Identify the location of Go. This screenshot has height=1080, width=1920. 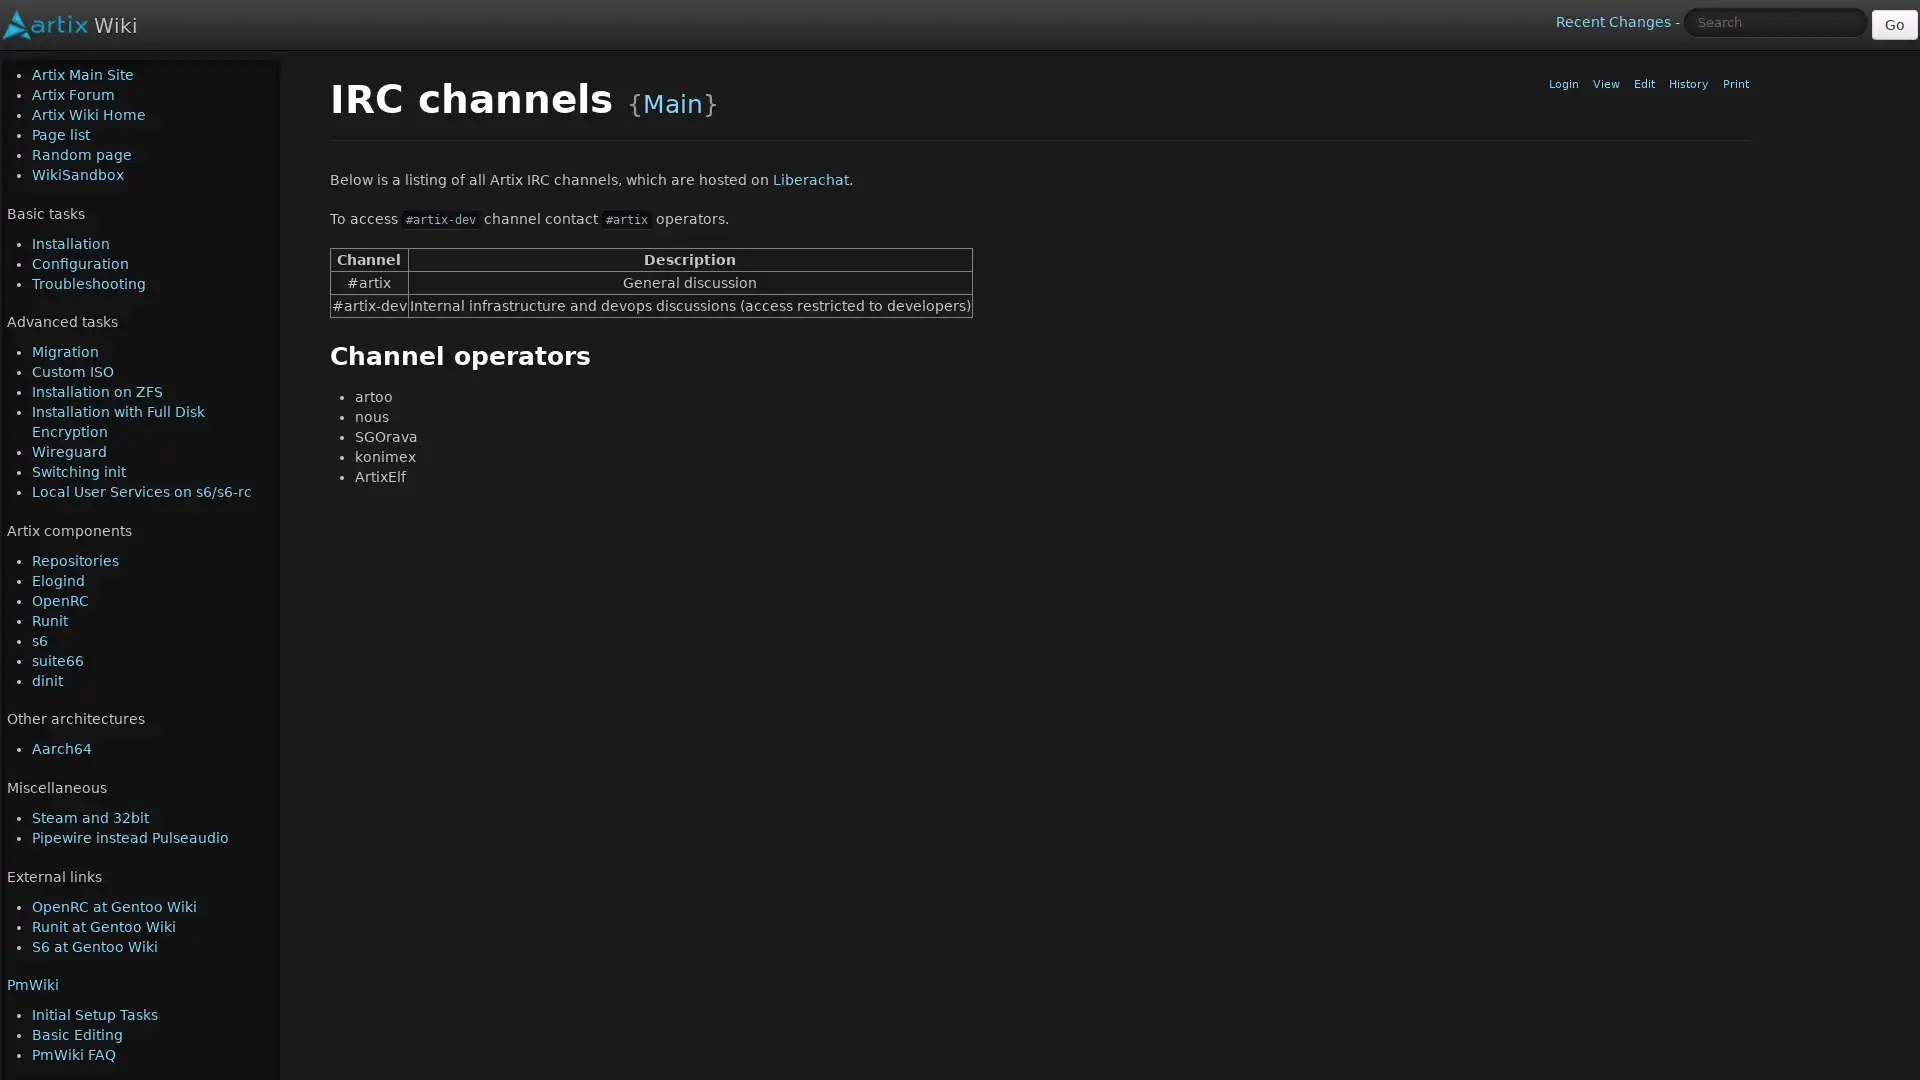
(1894, 24).